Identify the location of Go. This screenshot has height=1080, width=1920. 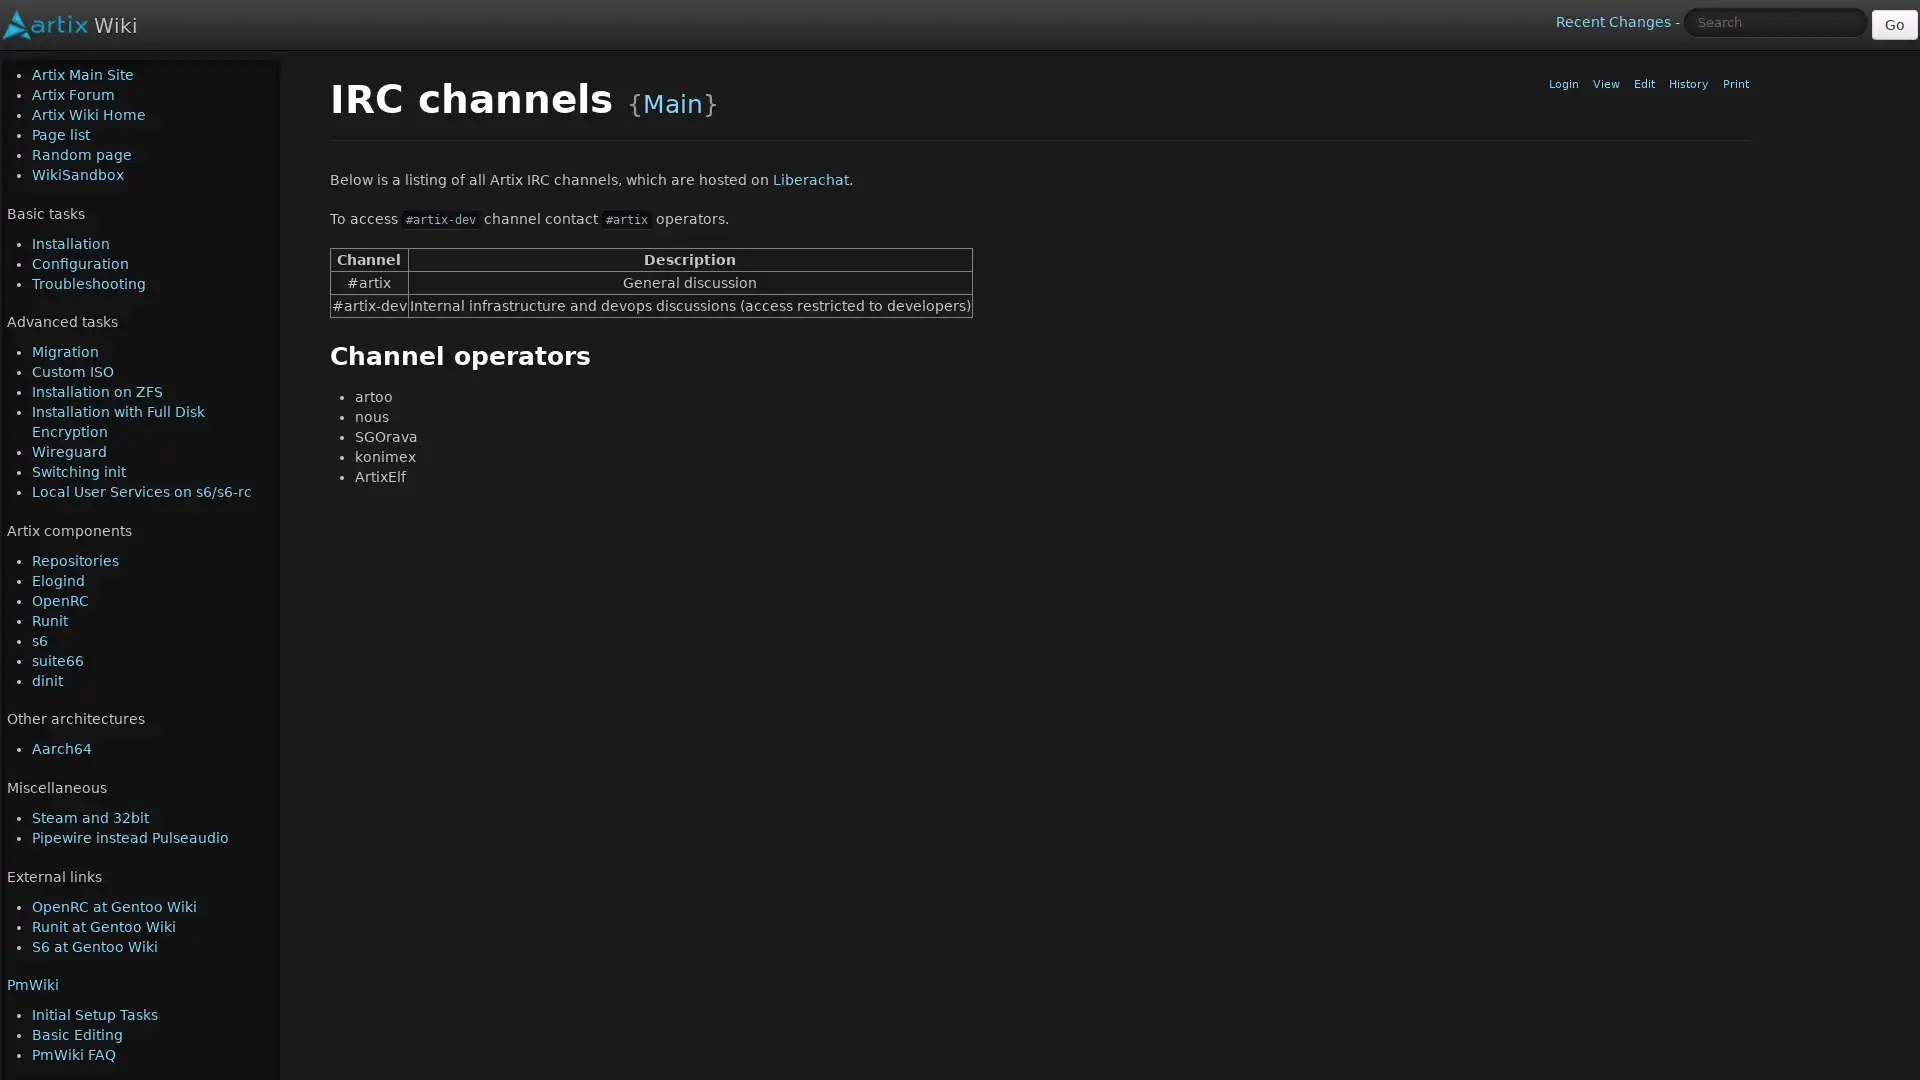
(1894, 24).